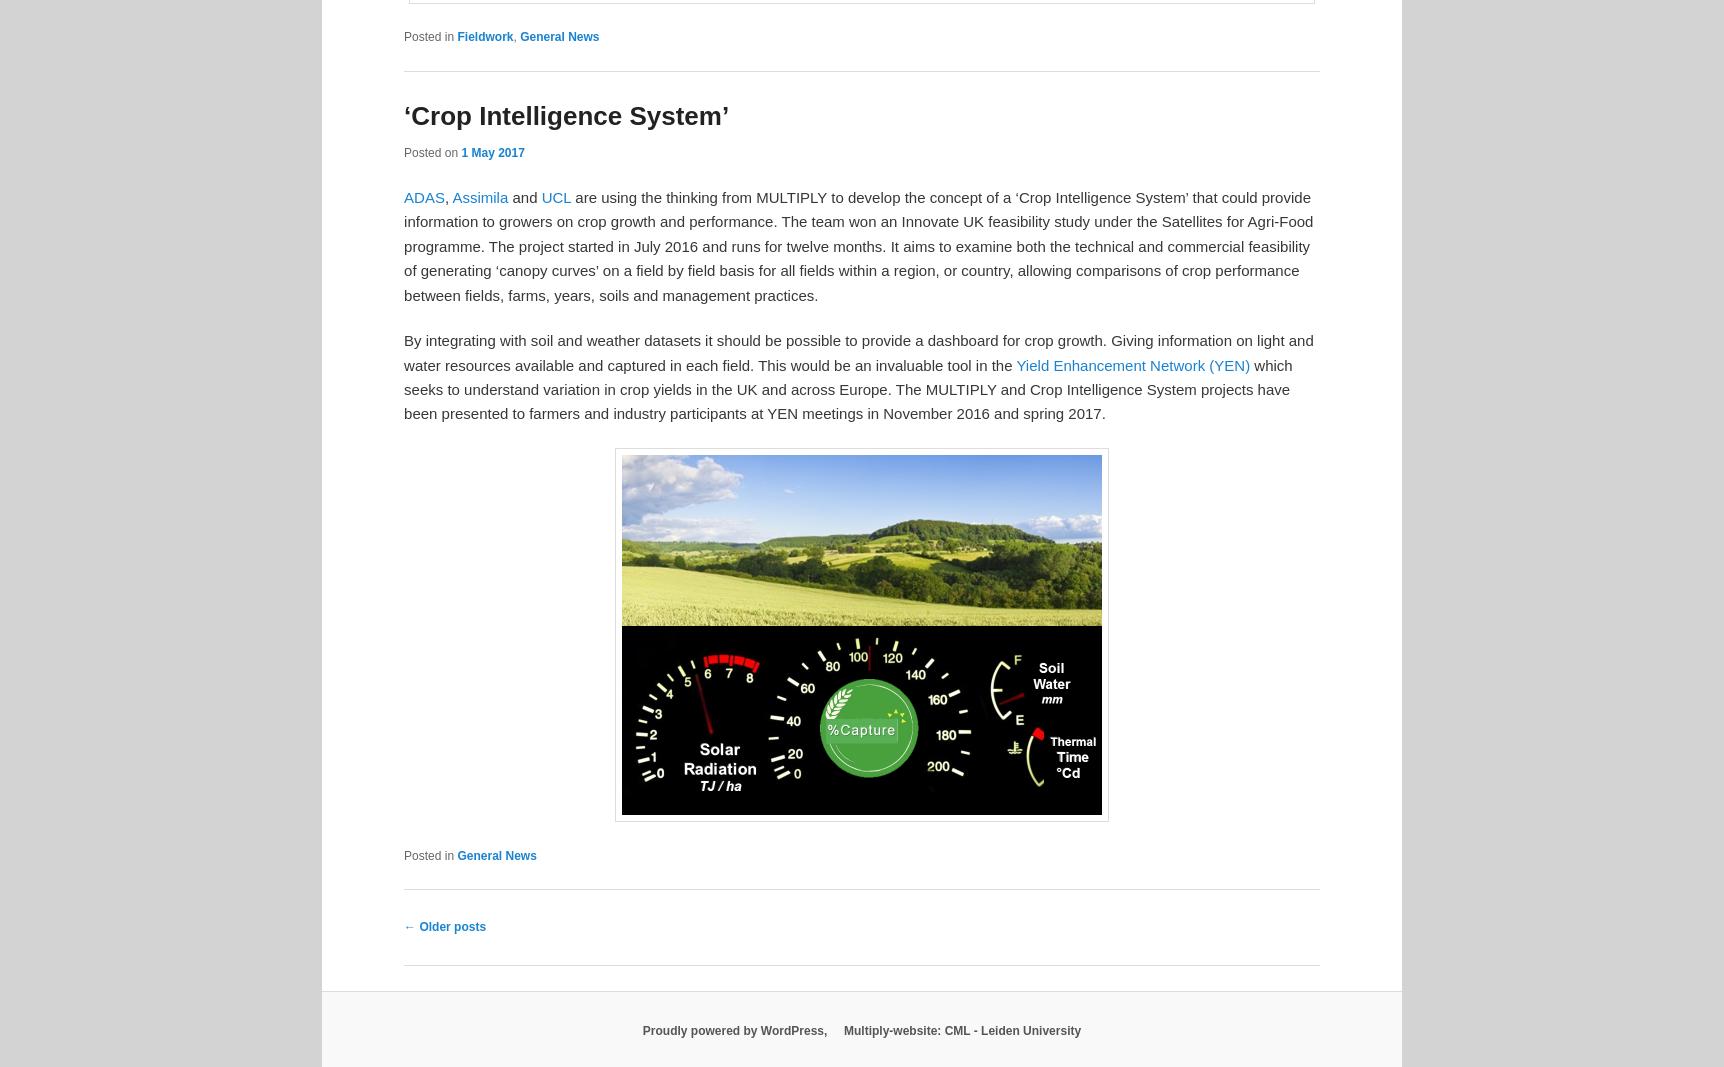 The image size is (1724, 1067). I want to click on 'Posted on', so click(432, 151).